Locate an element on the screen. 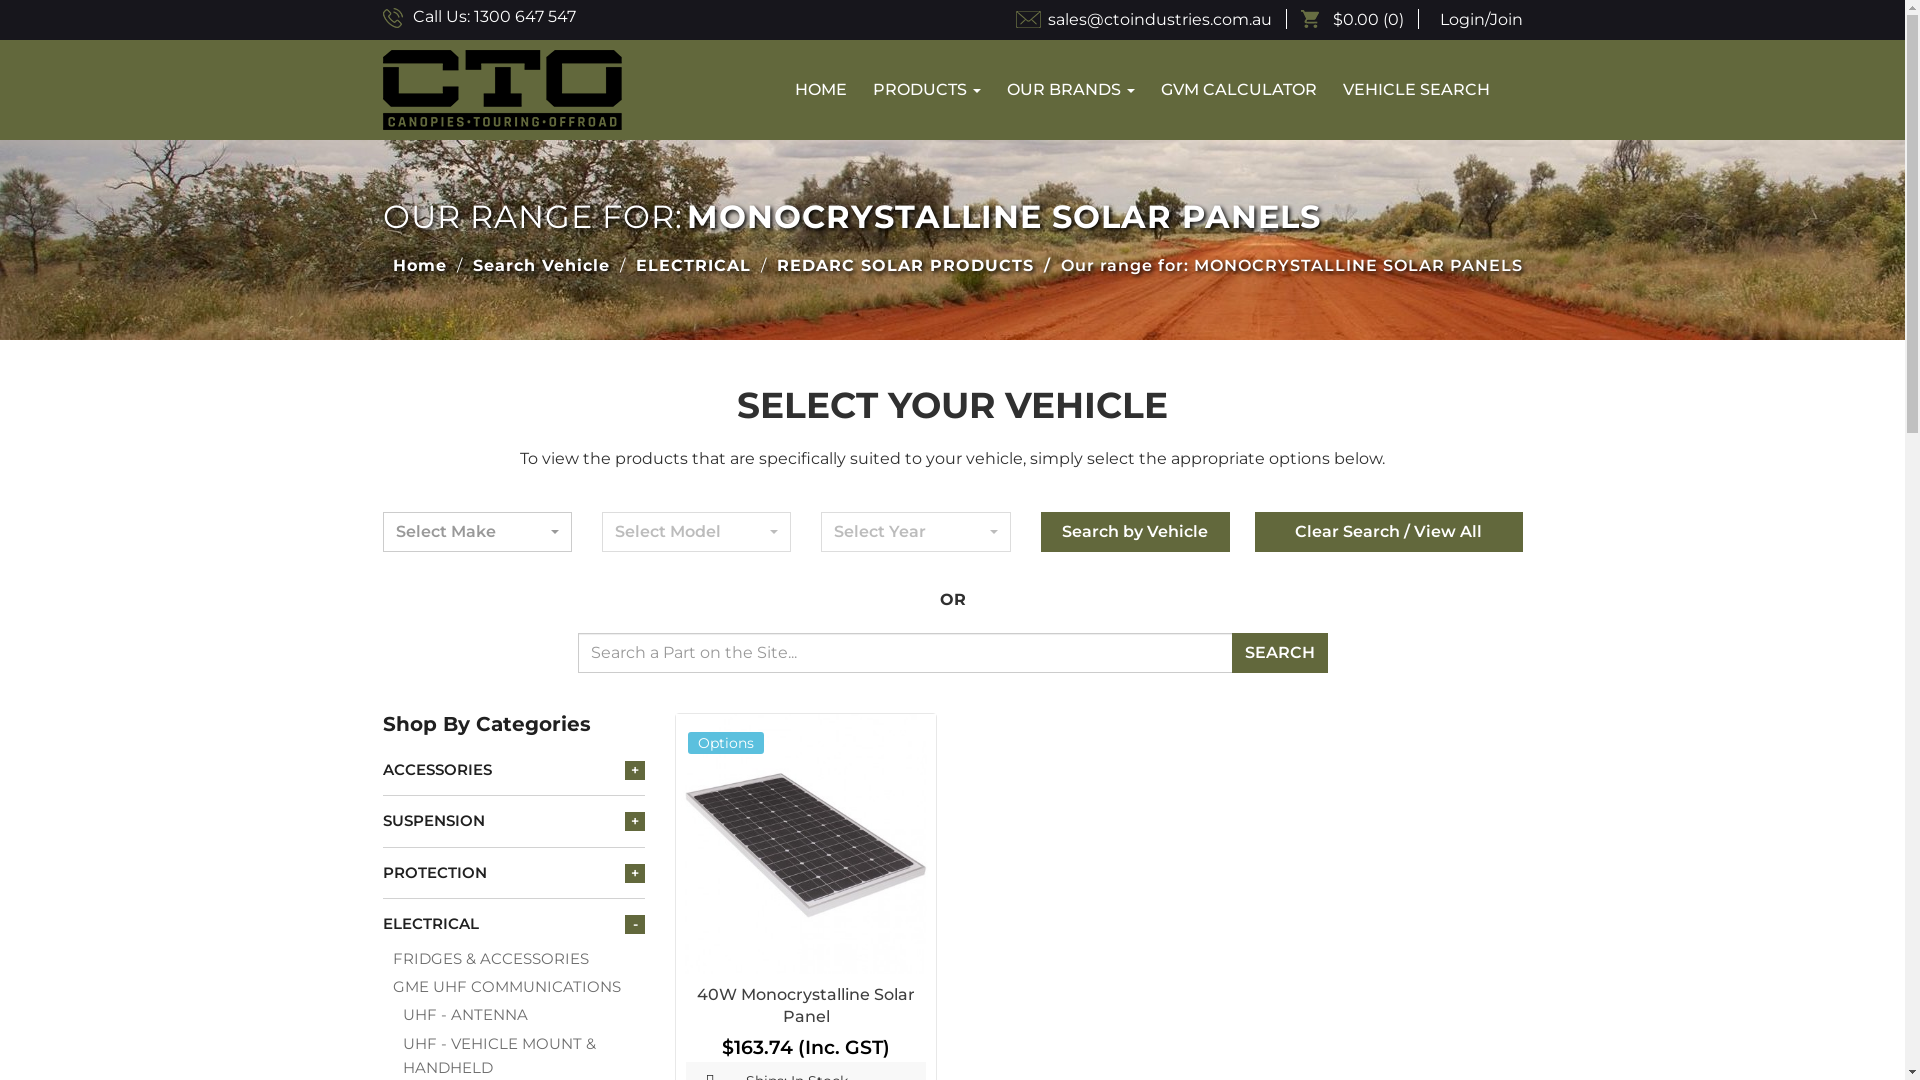  'Search Vehicle' is located at coordinates (540, 264).